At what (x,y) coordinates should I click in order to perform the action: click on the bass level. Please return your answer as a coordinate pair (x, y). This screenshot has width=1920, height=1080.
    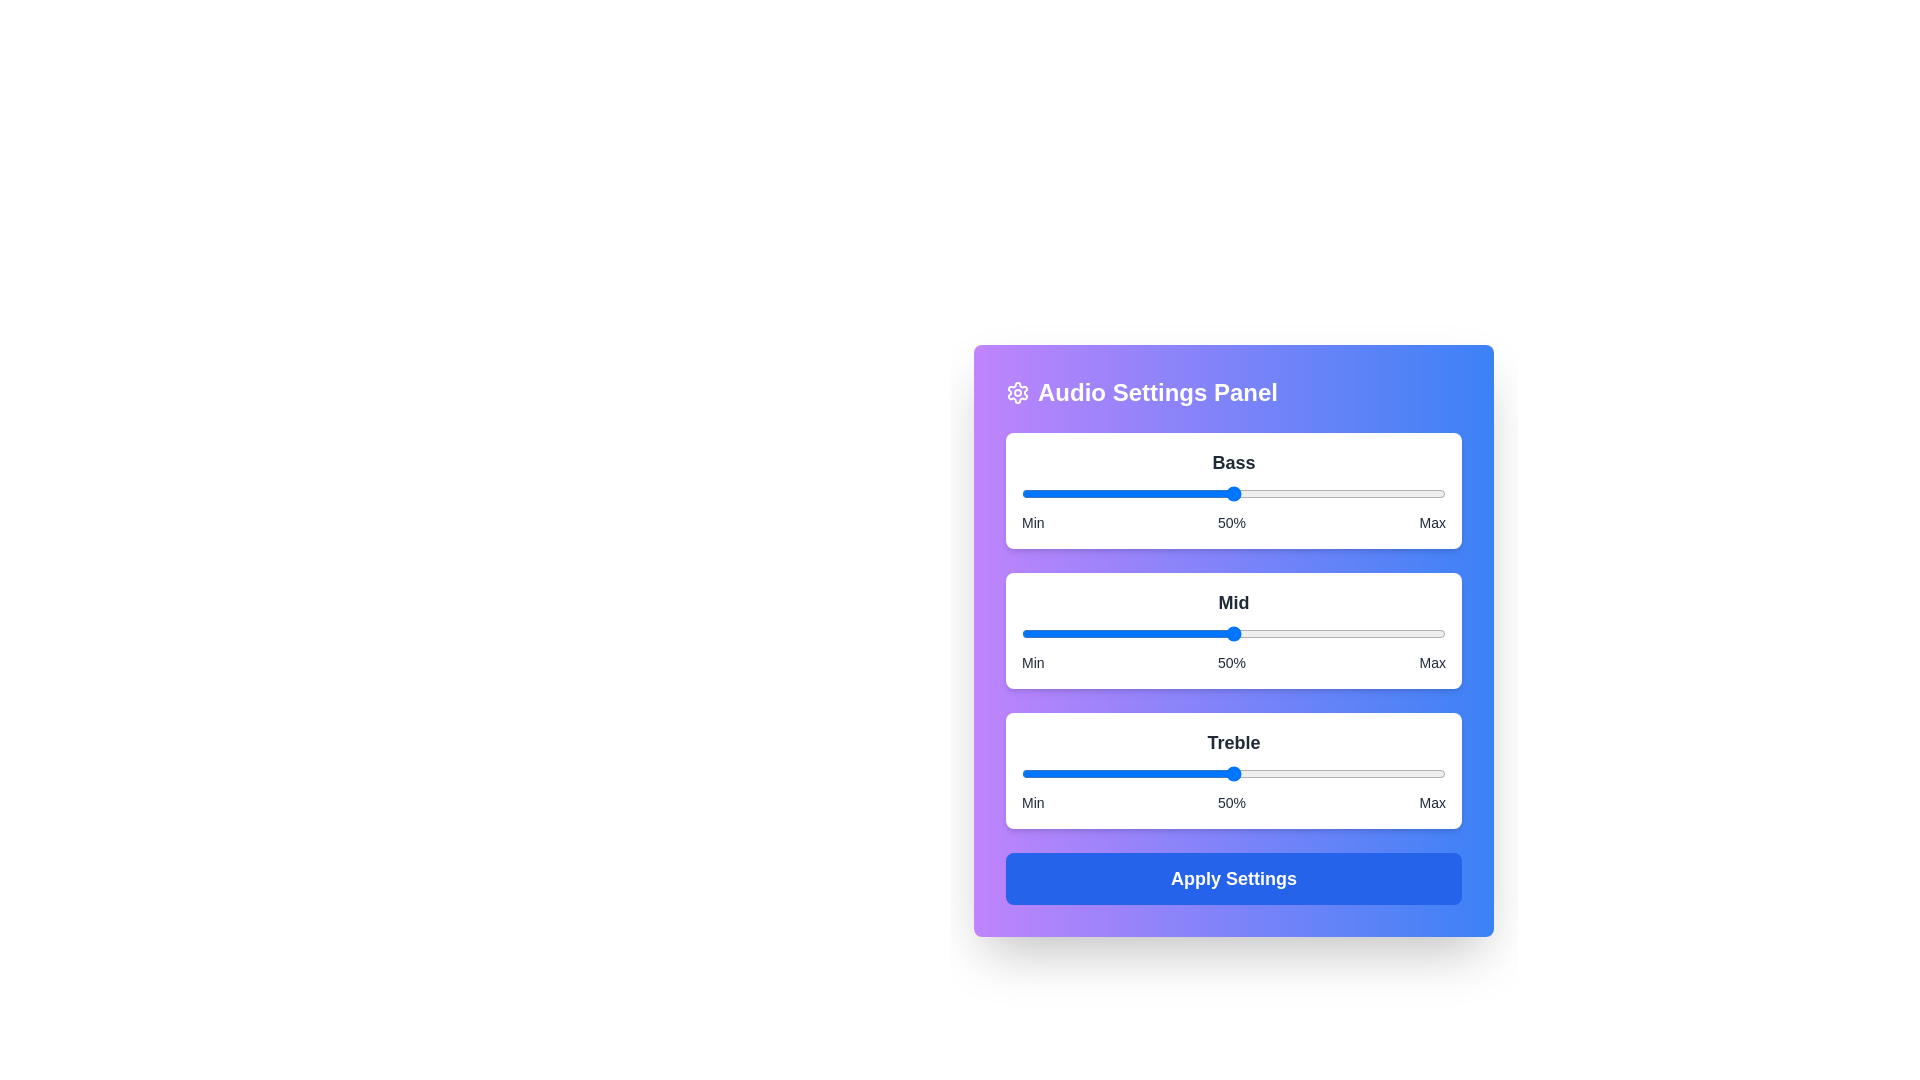
    Looking at the image, I should click on (1067, 493).